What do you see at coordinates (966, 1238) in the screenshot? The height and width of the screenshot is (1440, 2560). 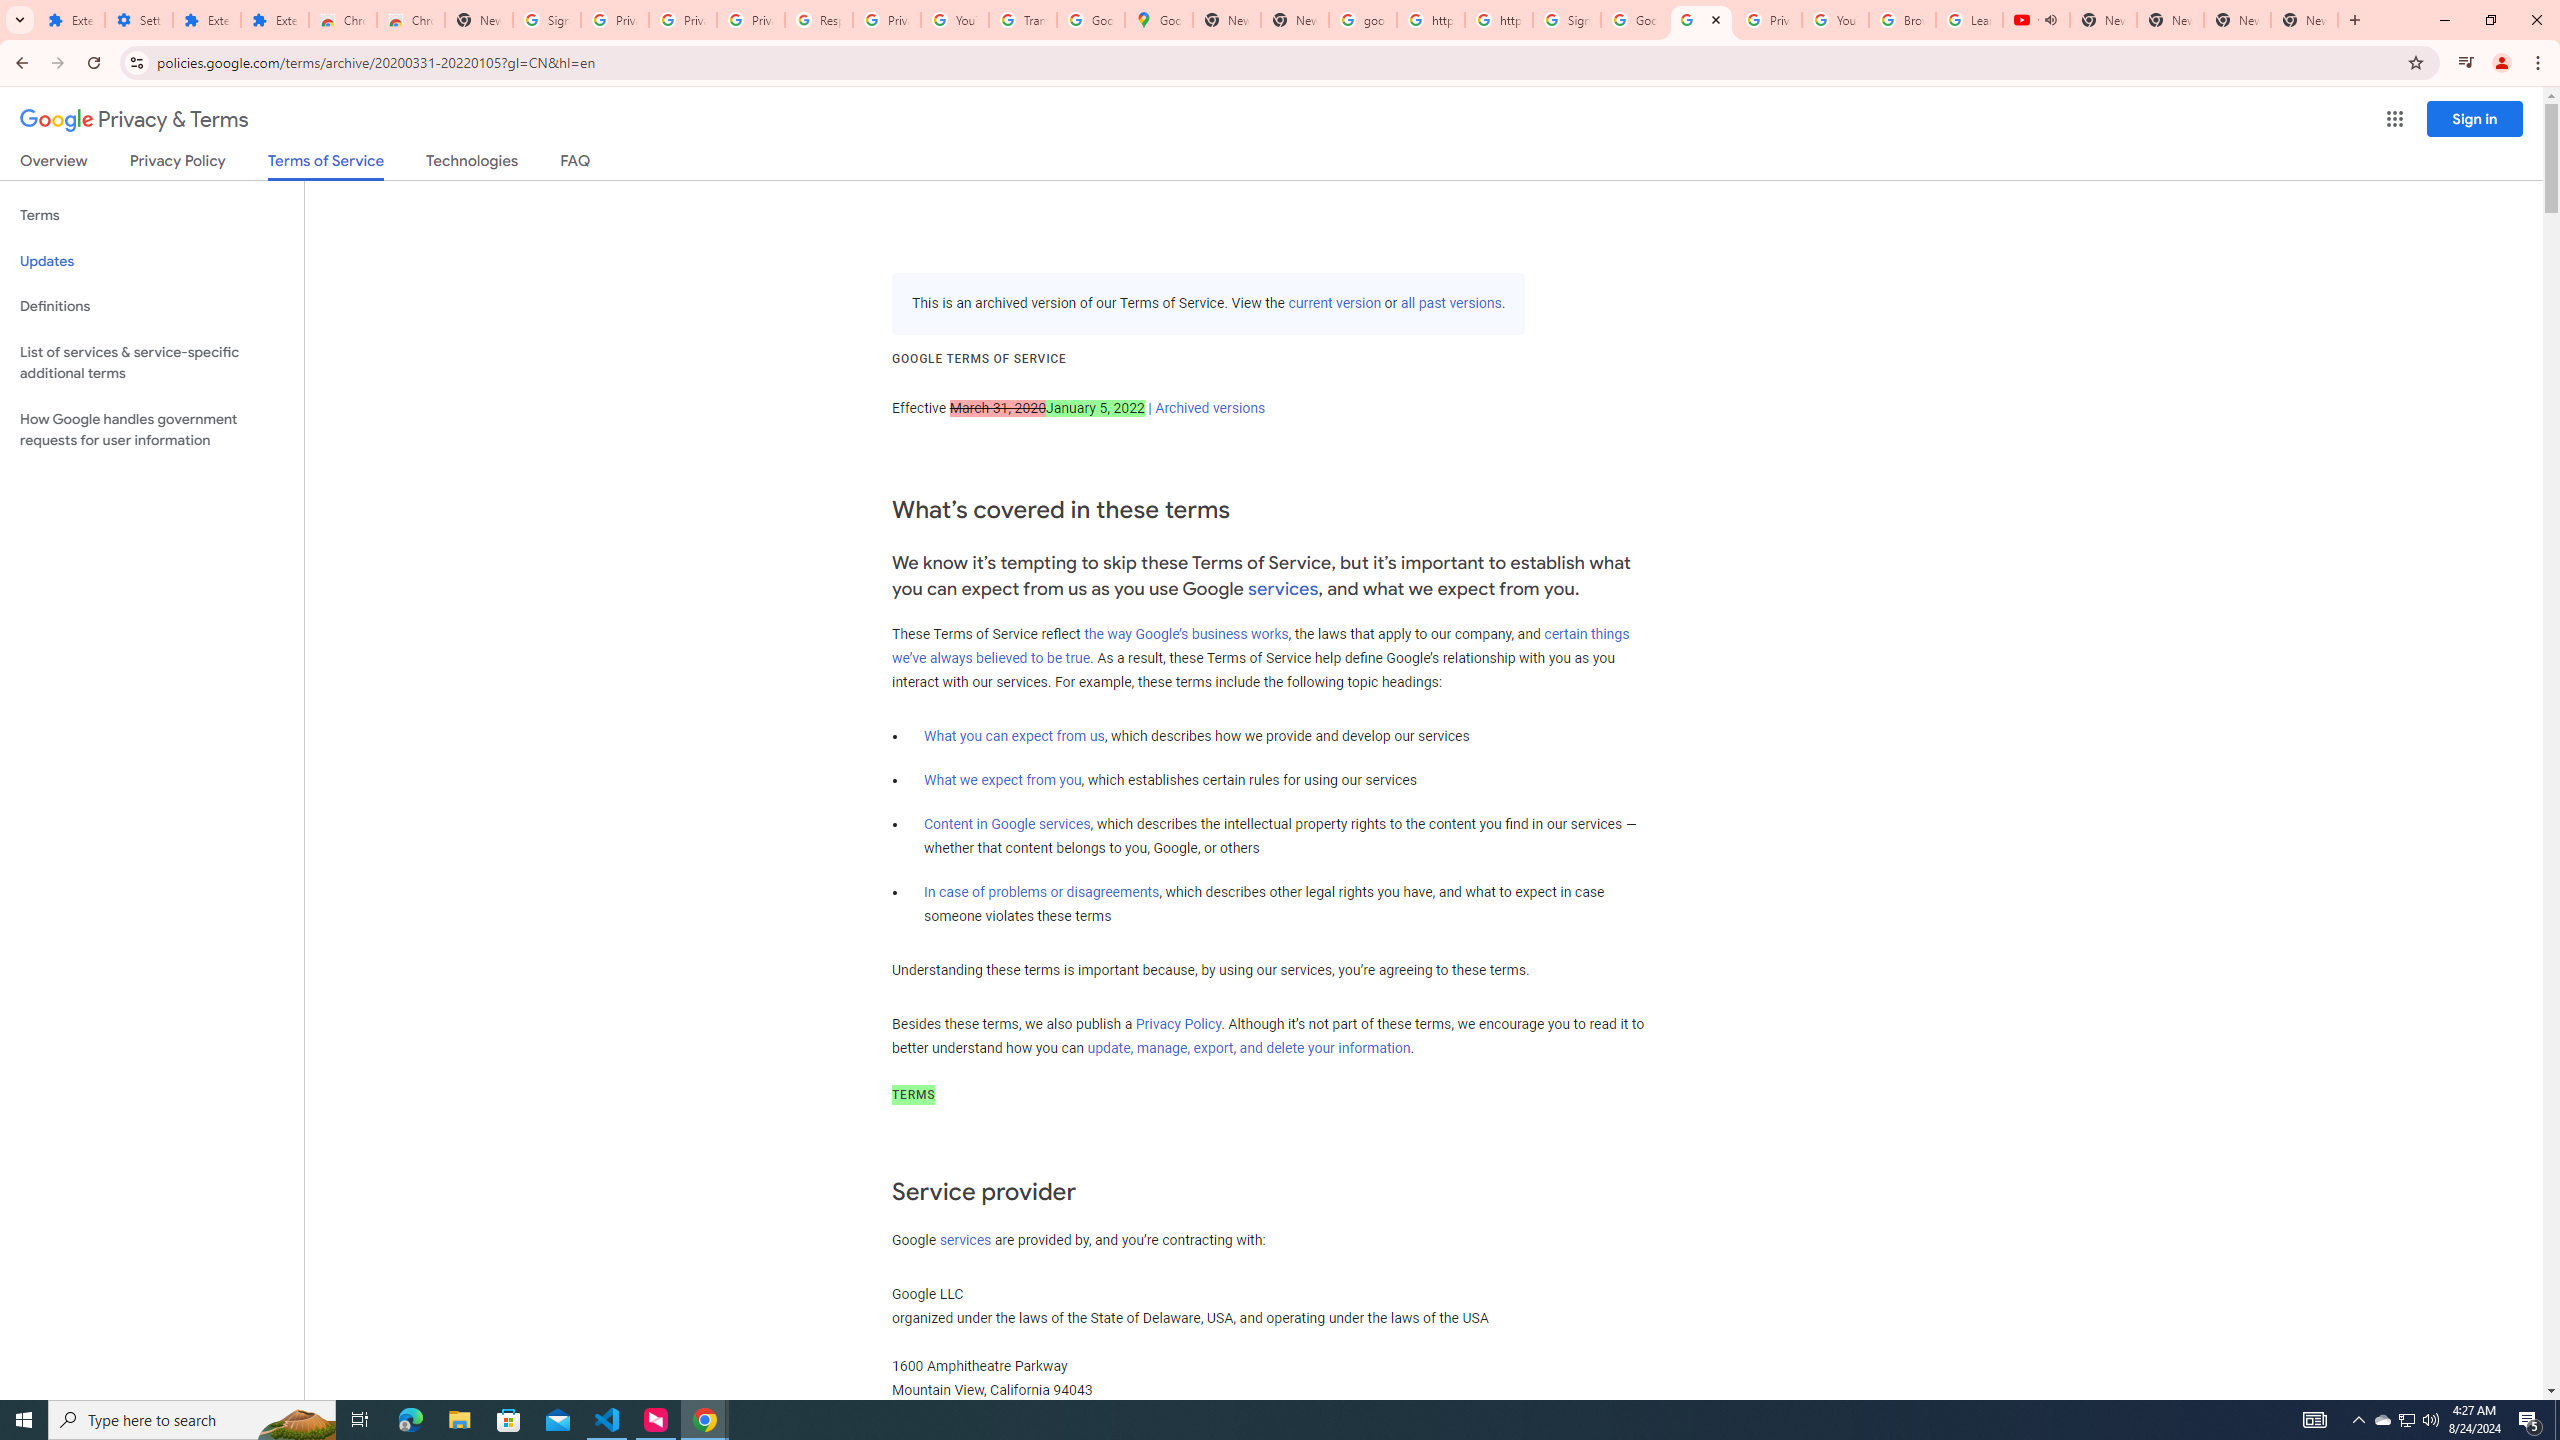 I see `'services'` at bounding box center [966, 1238].